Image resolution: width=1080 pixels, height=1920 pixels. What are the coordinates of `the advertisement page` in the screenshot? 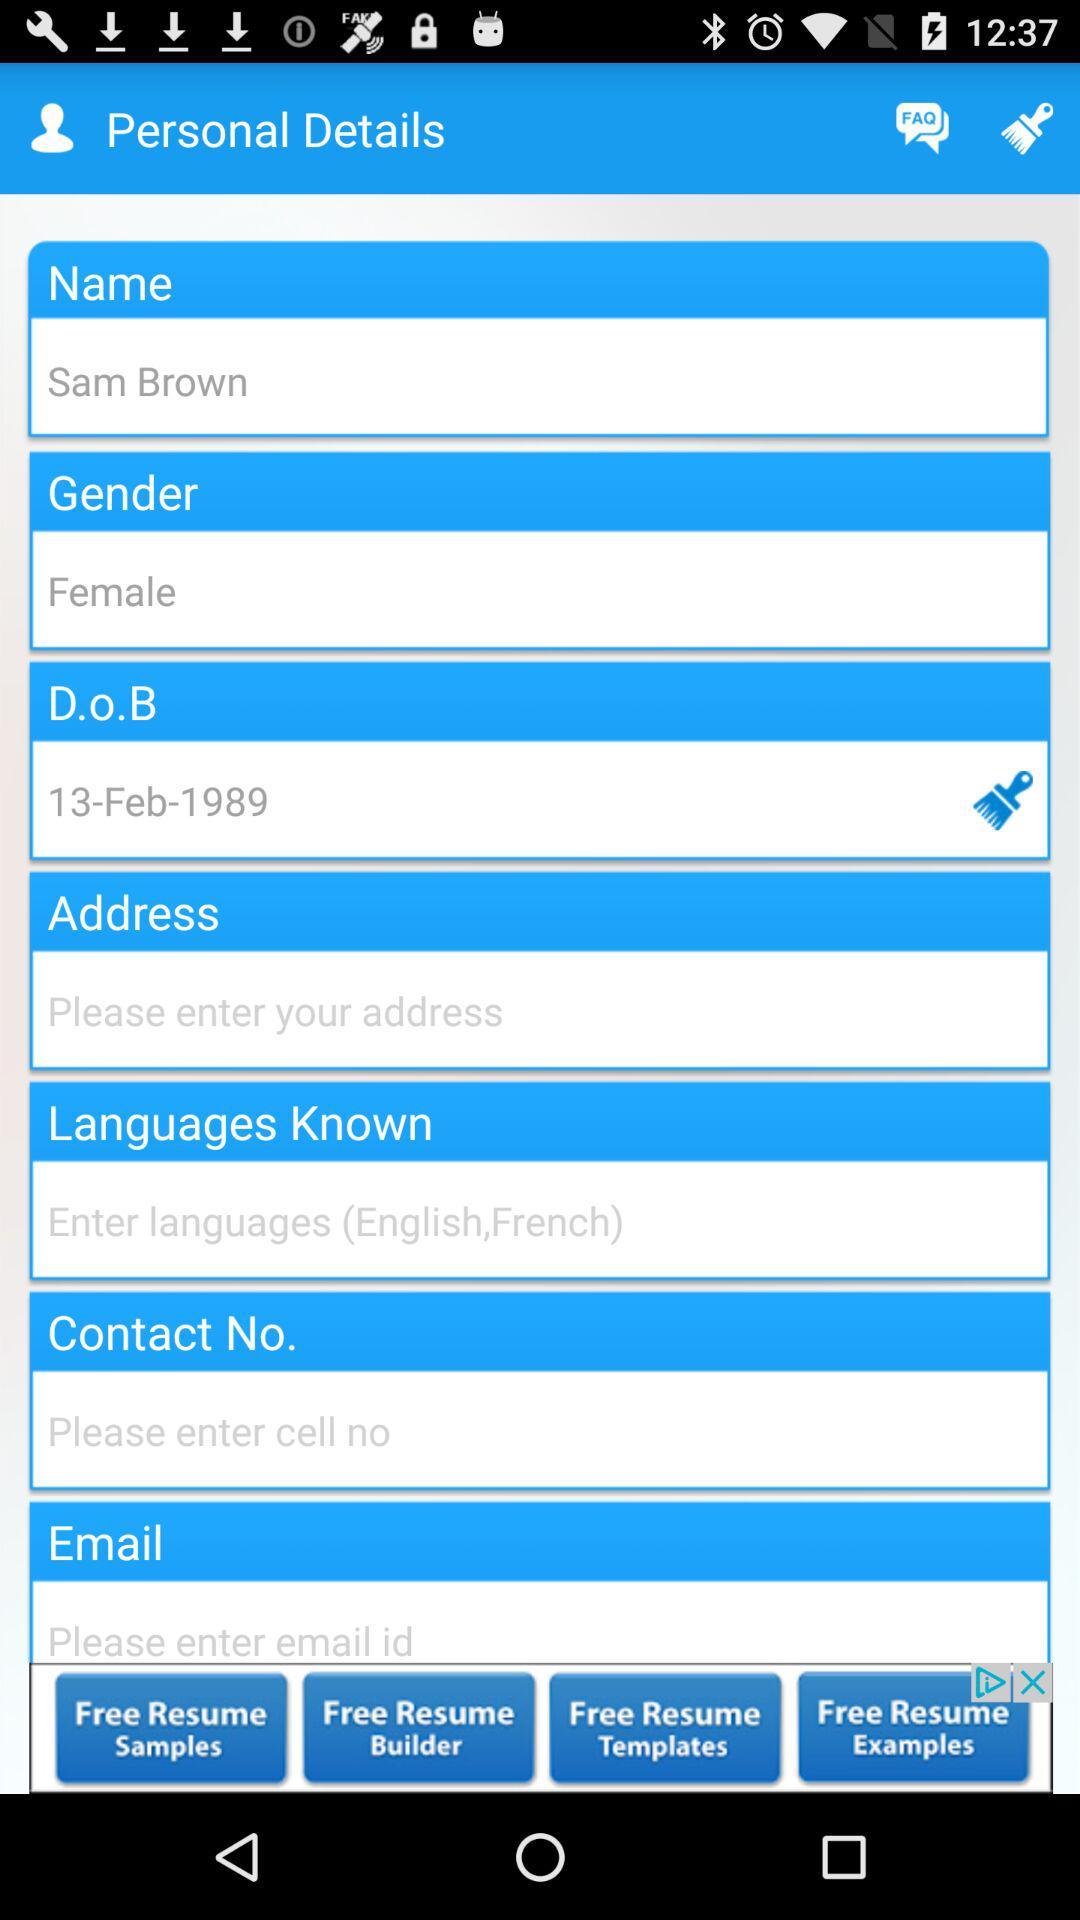 It's located at (540, 1727).